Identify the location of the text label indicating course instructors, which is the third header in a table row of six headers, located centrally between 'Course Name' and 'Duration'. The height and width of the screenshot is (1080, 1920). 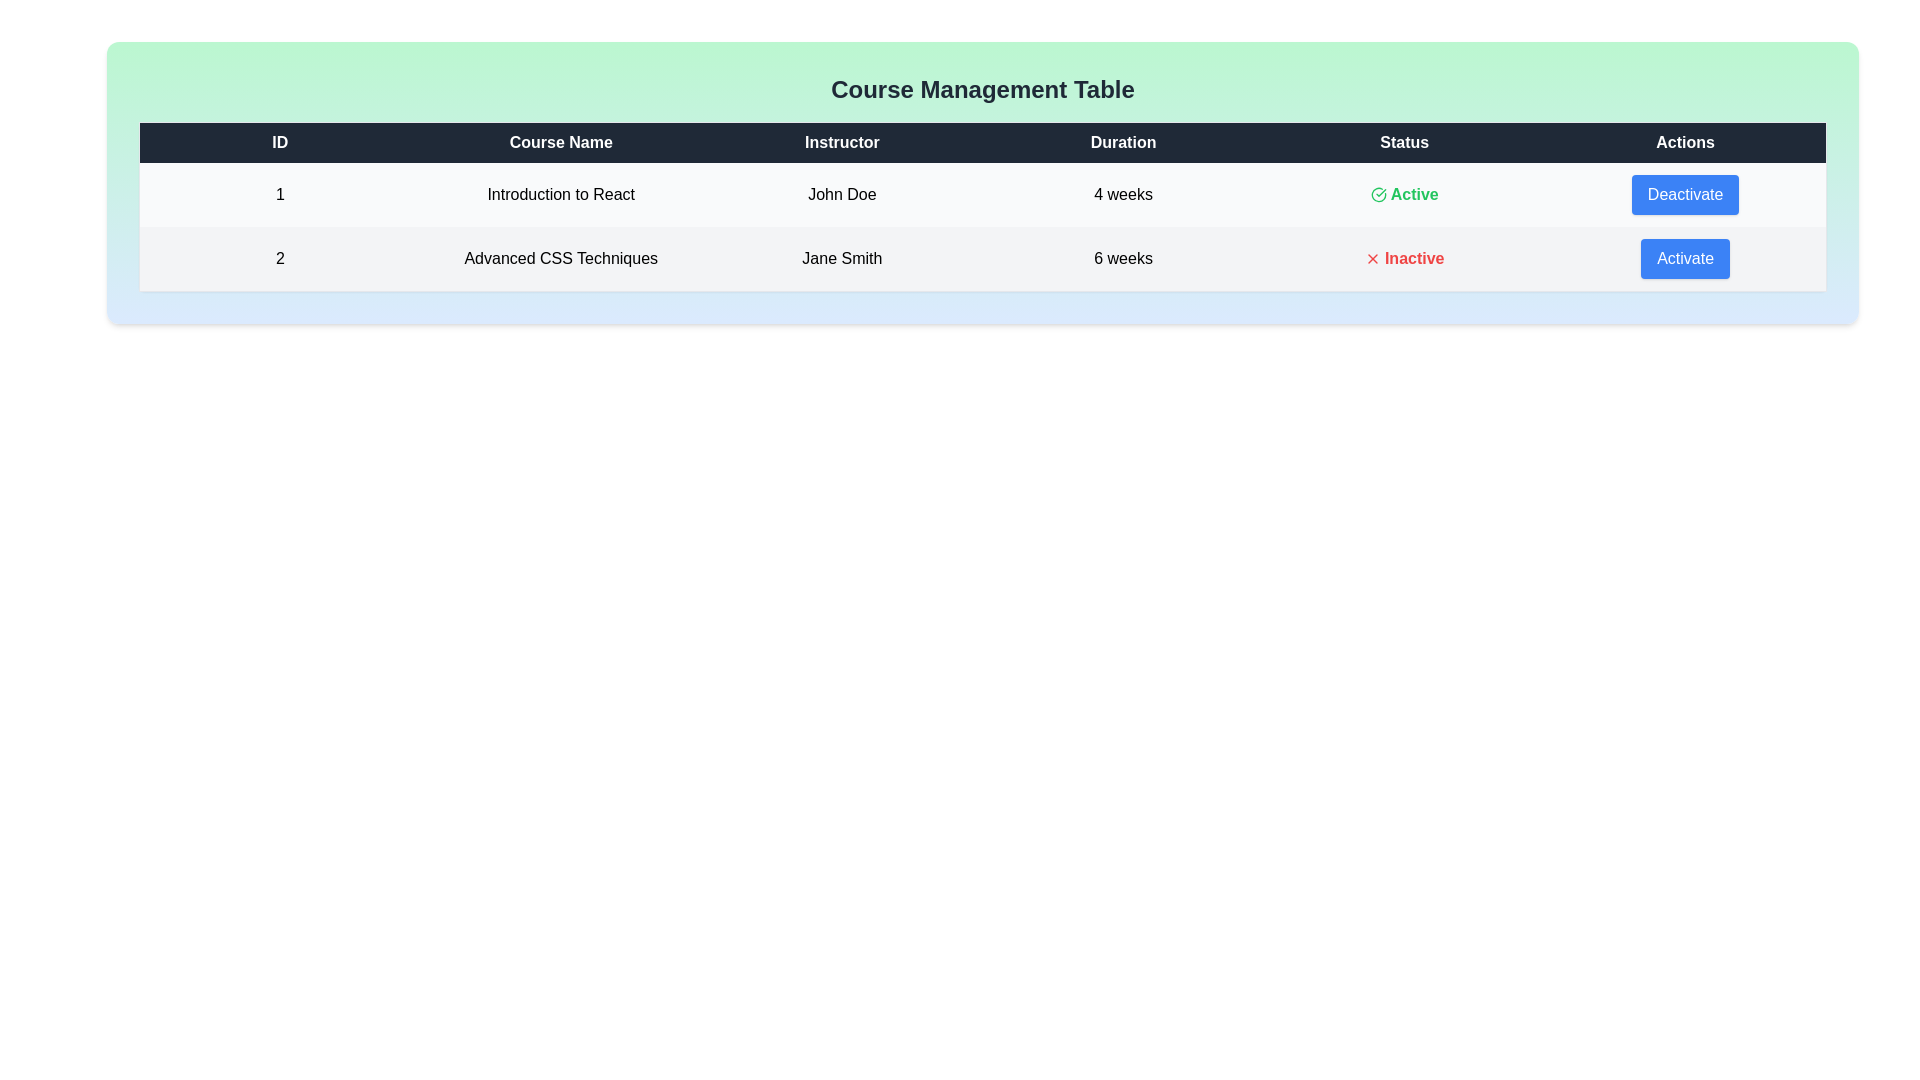
(842, 141).